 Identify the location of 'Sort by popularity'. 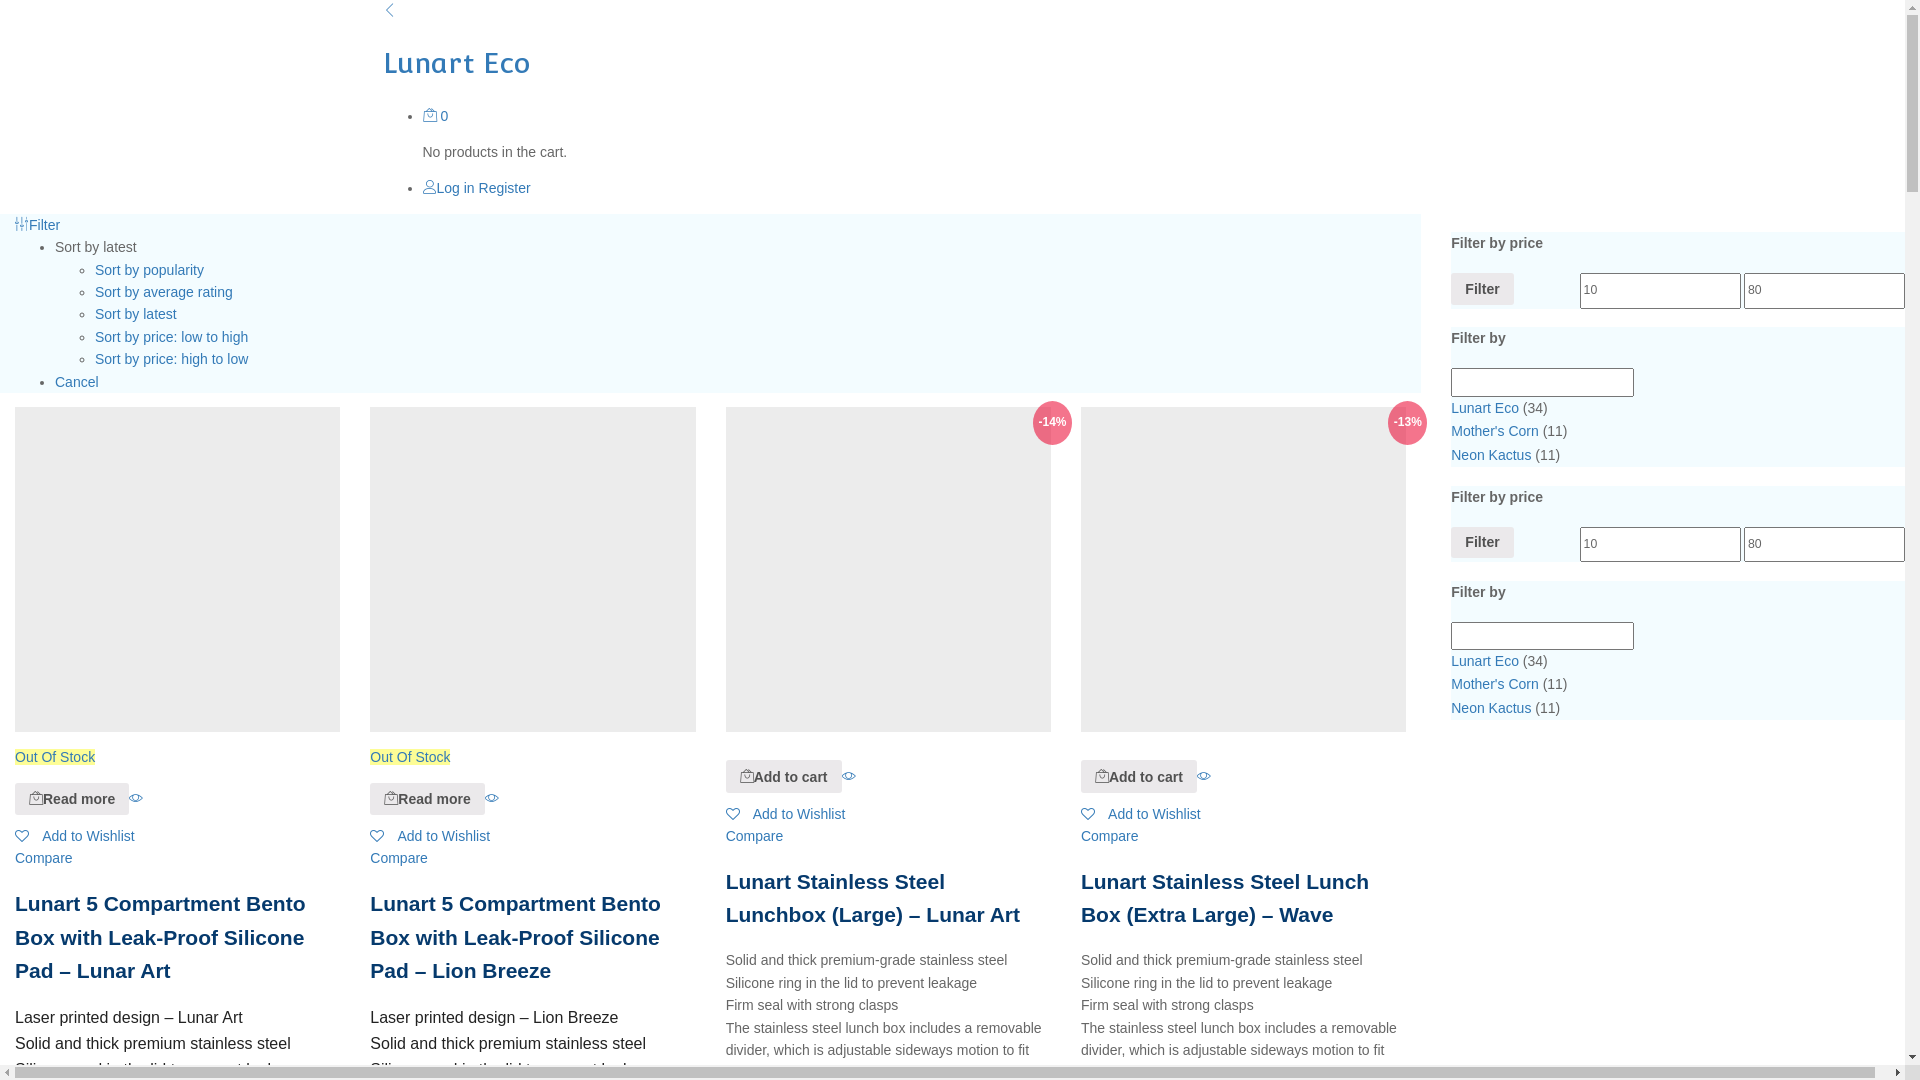
(148, 270).